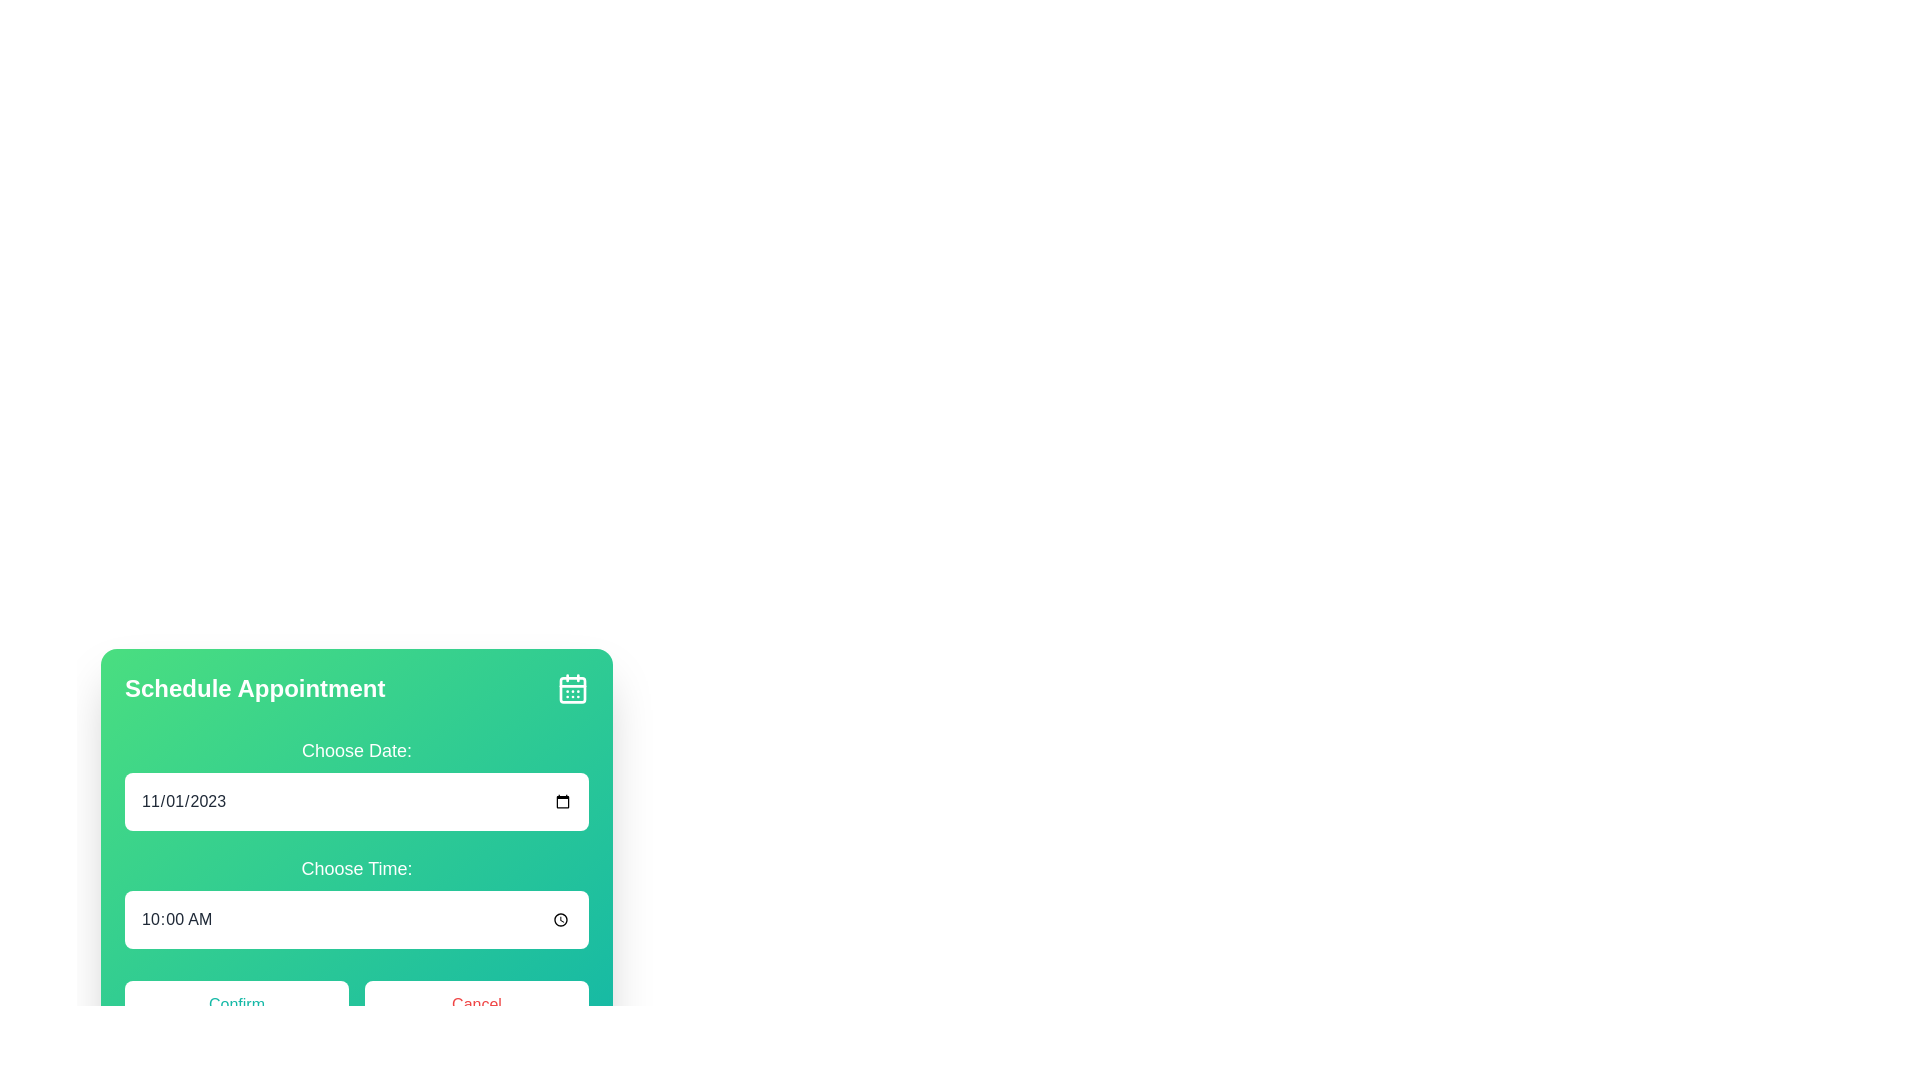 This screenshot has width=1920, height=1080. I want to click on the calendar icon located in the top-right corner of the 'Schedule Appointment' section, which is aligned with the title text and vertically centered within the title bar, so click(571, 688).